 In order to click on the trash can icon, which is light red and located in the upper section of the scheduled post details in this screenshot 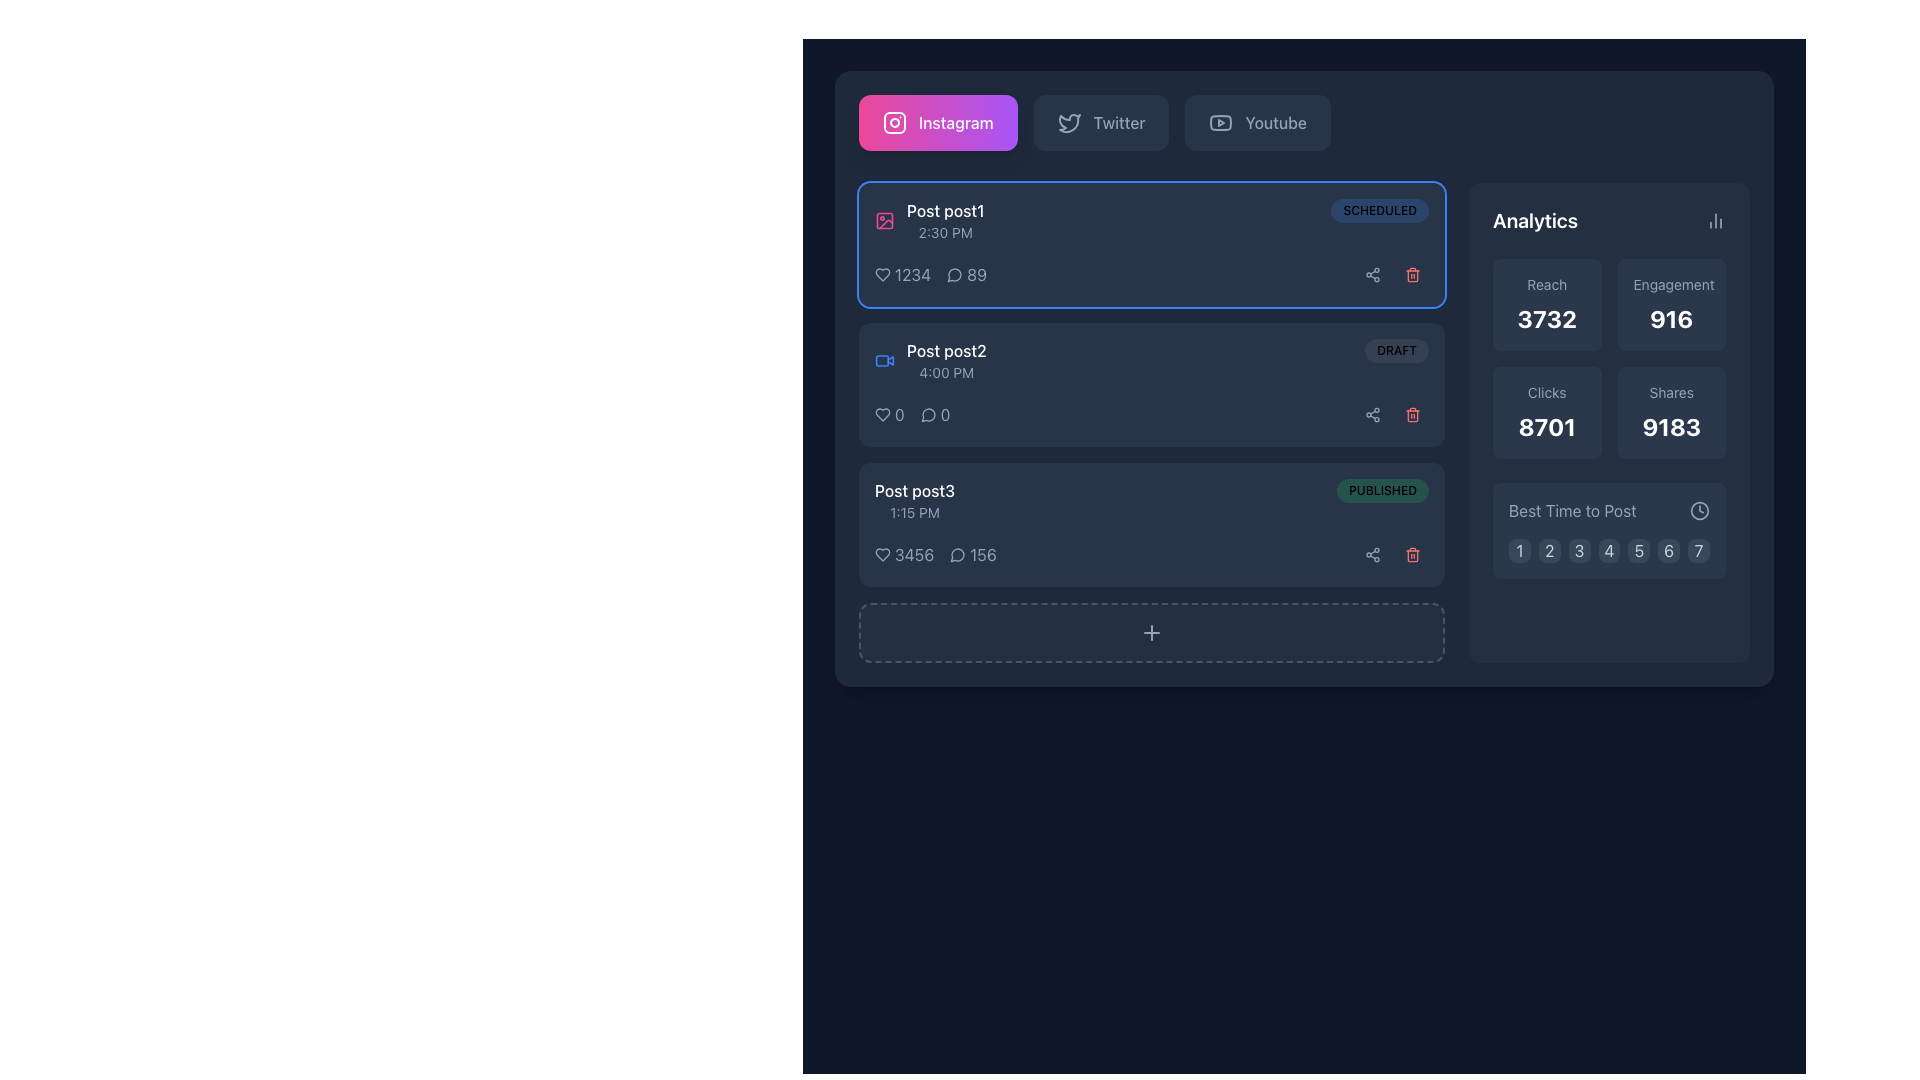, I will do `click(1411, 274)`.